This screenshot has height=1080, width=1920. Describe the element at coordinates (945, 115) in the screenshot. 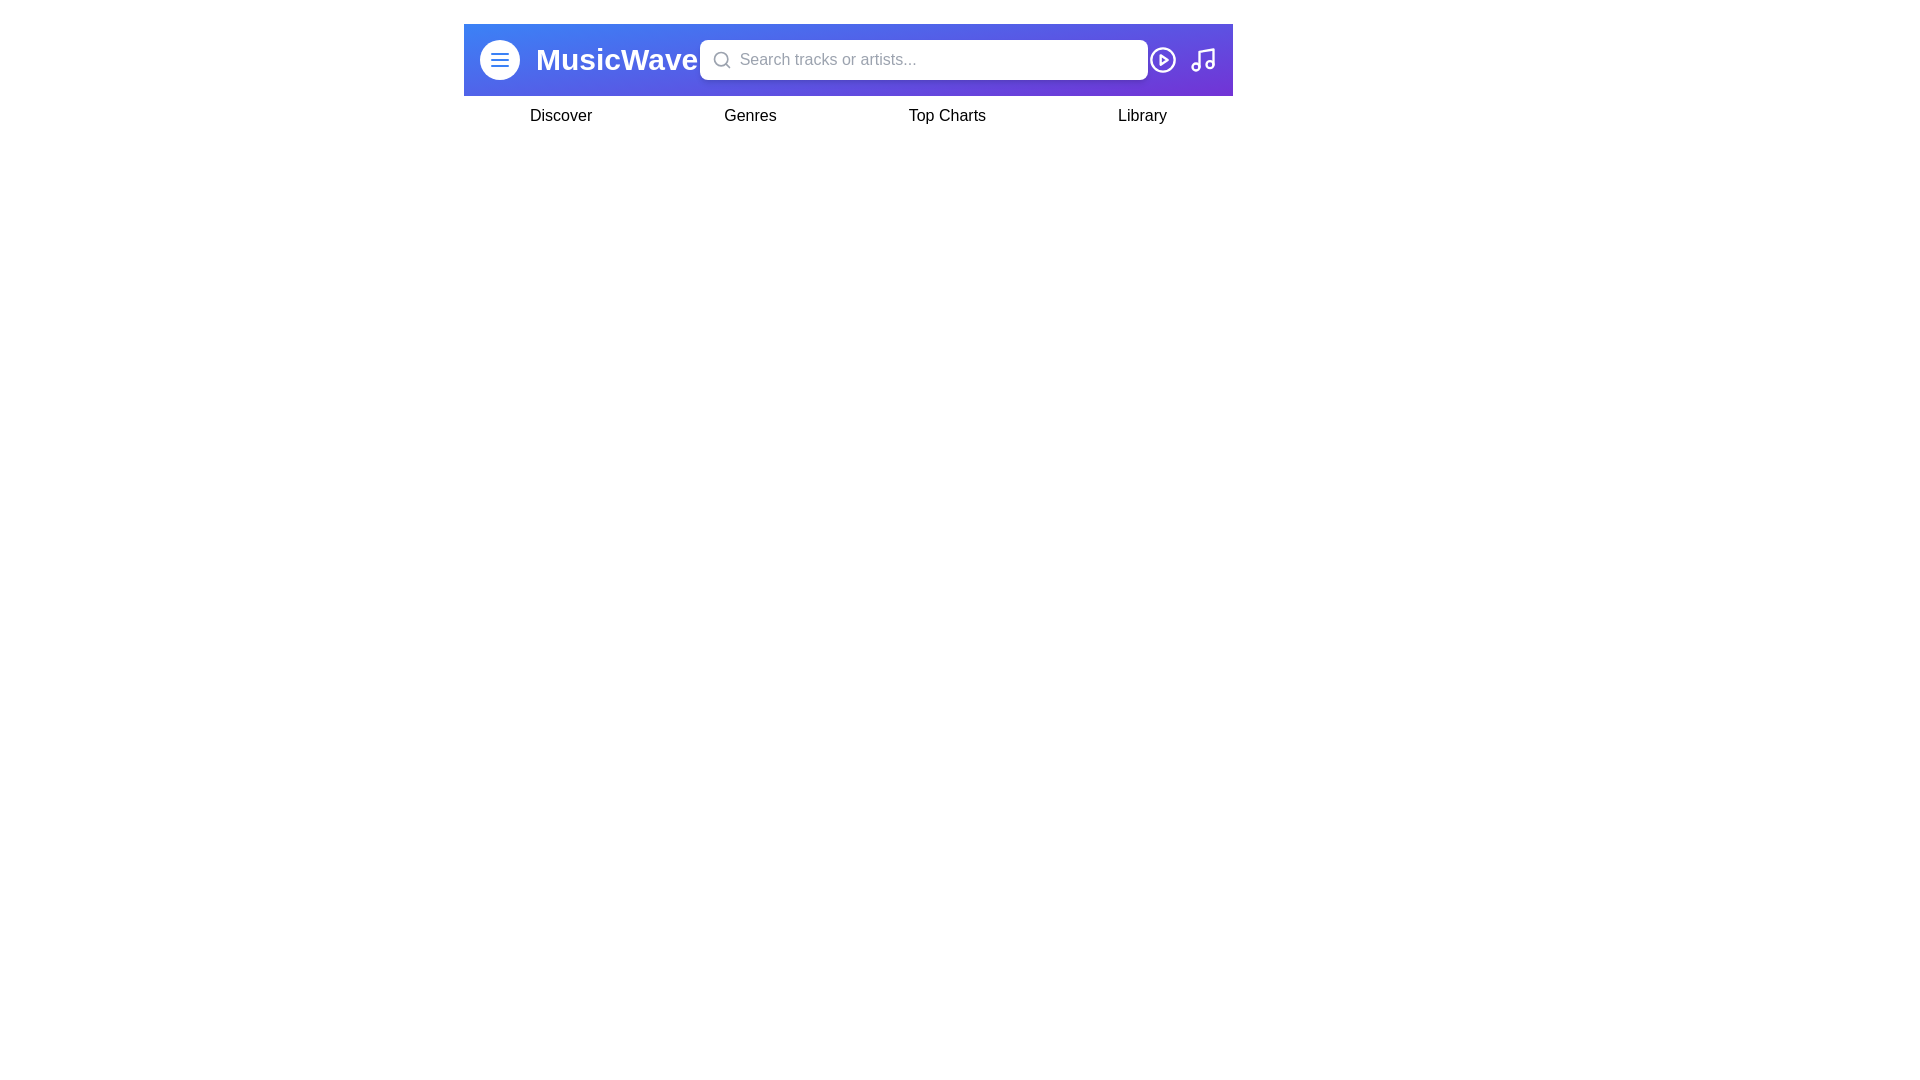

I see `the navigation item Top Charts by clicking on it` at that location.